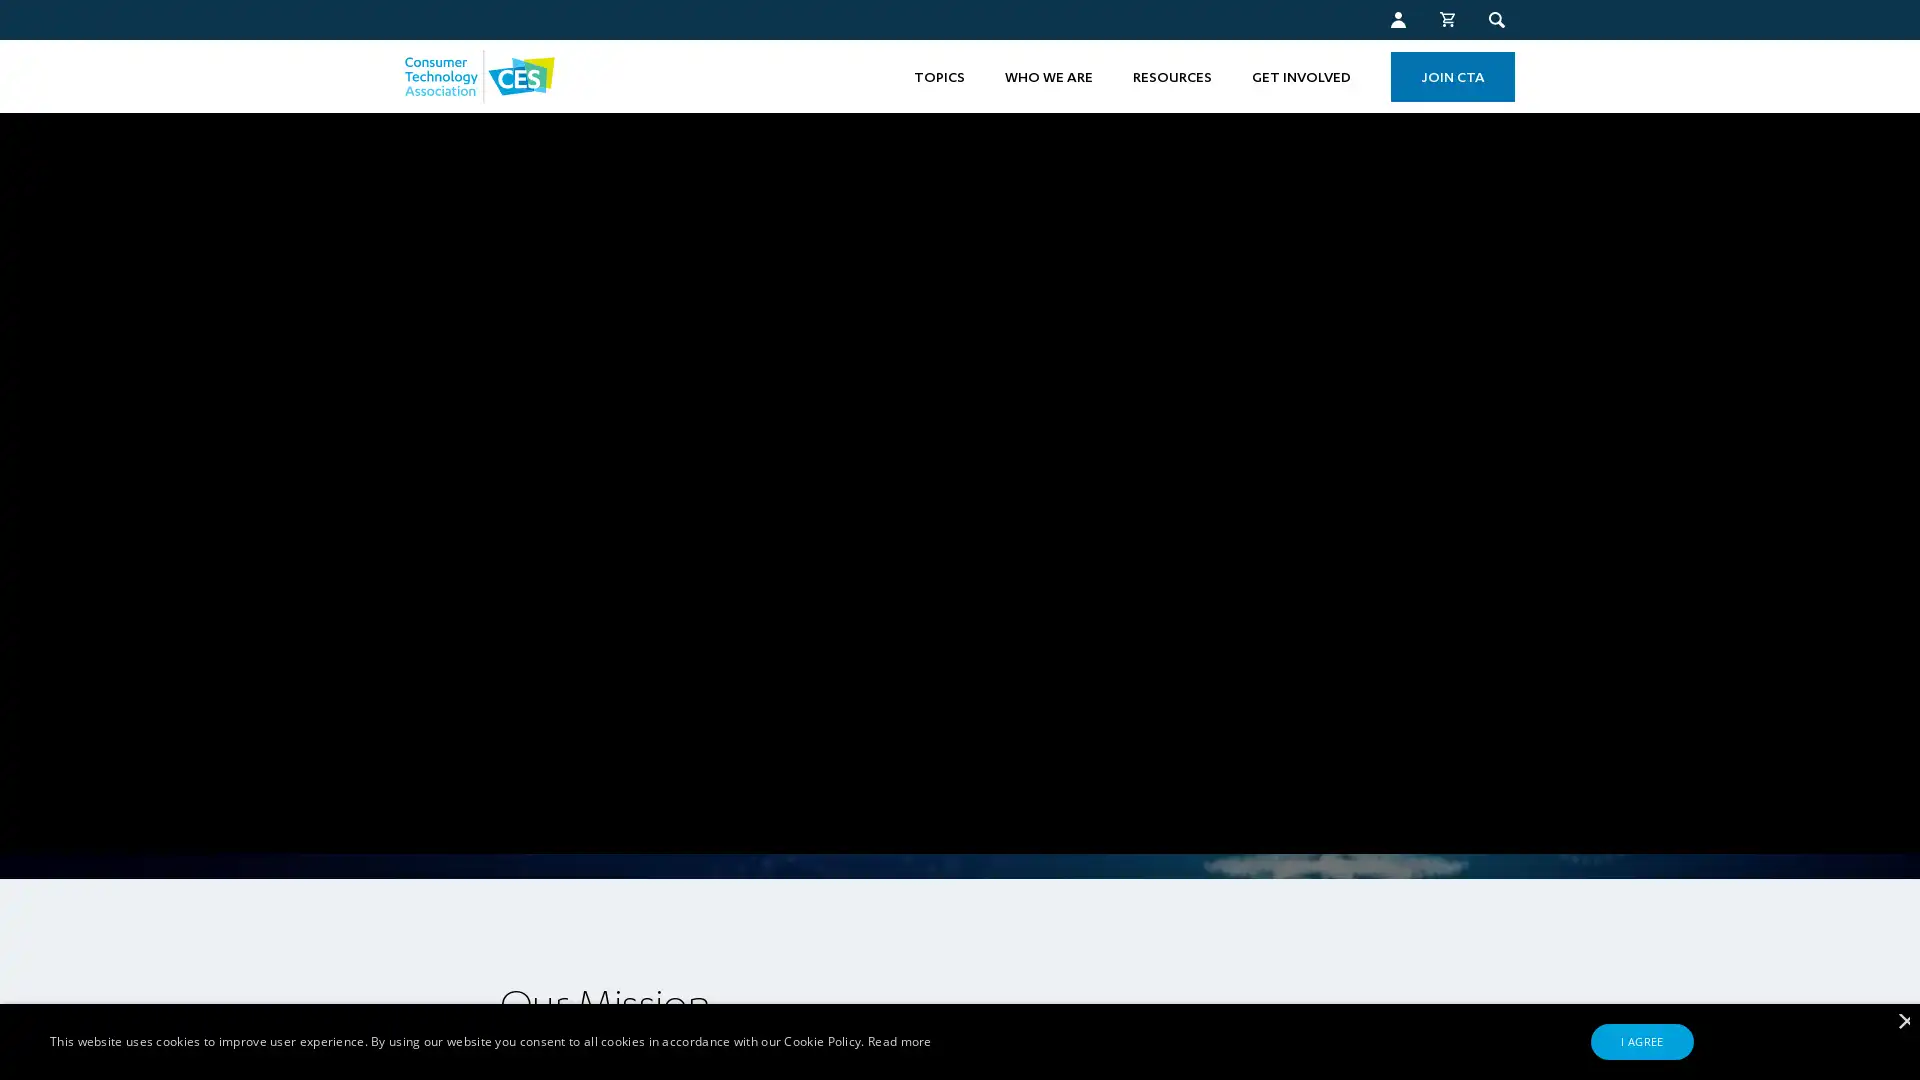 Image resolution: width=1920 pixels, height=1080 pixels. I want to click on TOPICS, so click(938, 75).